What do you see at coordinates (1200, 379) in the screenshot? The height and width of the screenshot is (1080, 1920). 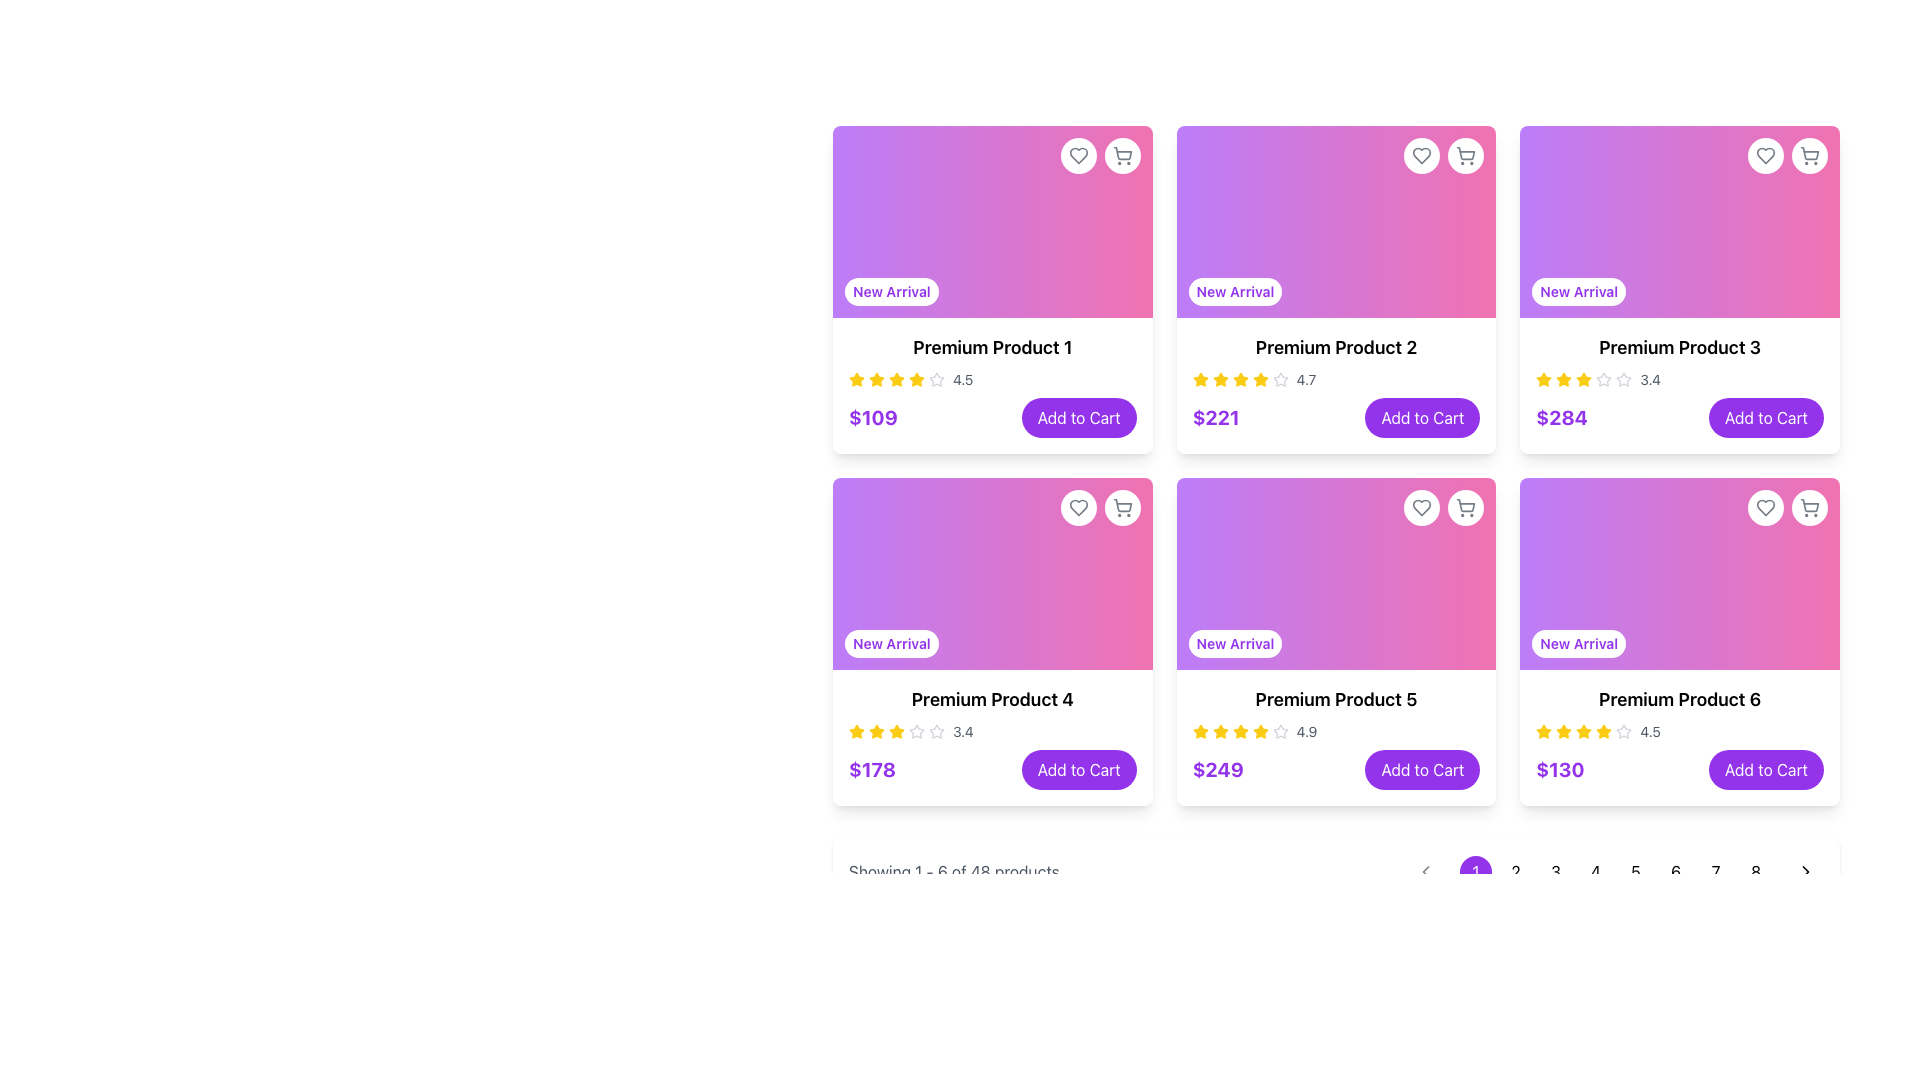 I see `the second yellow star icon in the five-star rating system below 'Premium Product 2'` at bounding box center [1200, 379].